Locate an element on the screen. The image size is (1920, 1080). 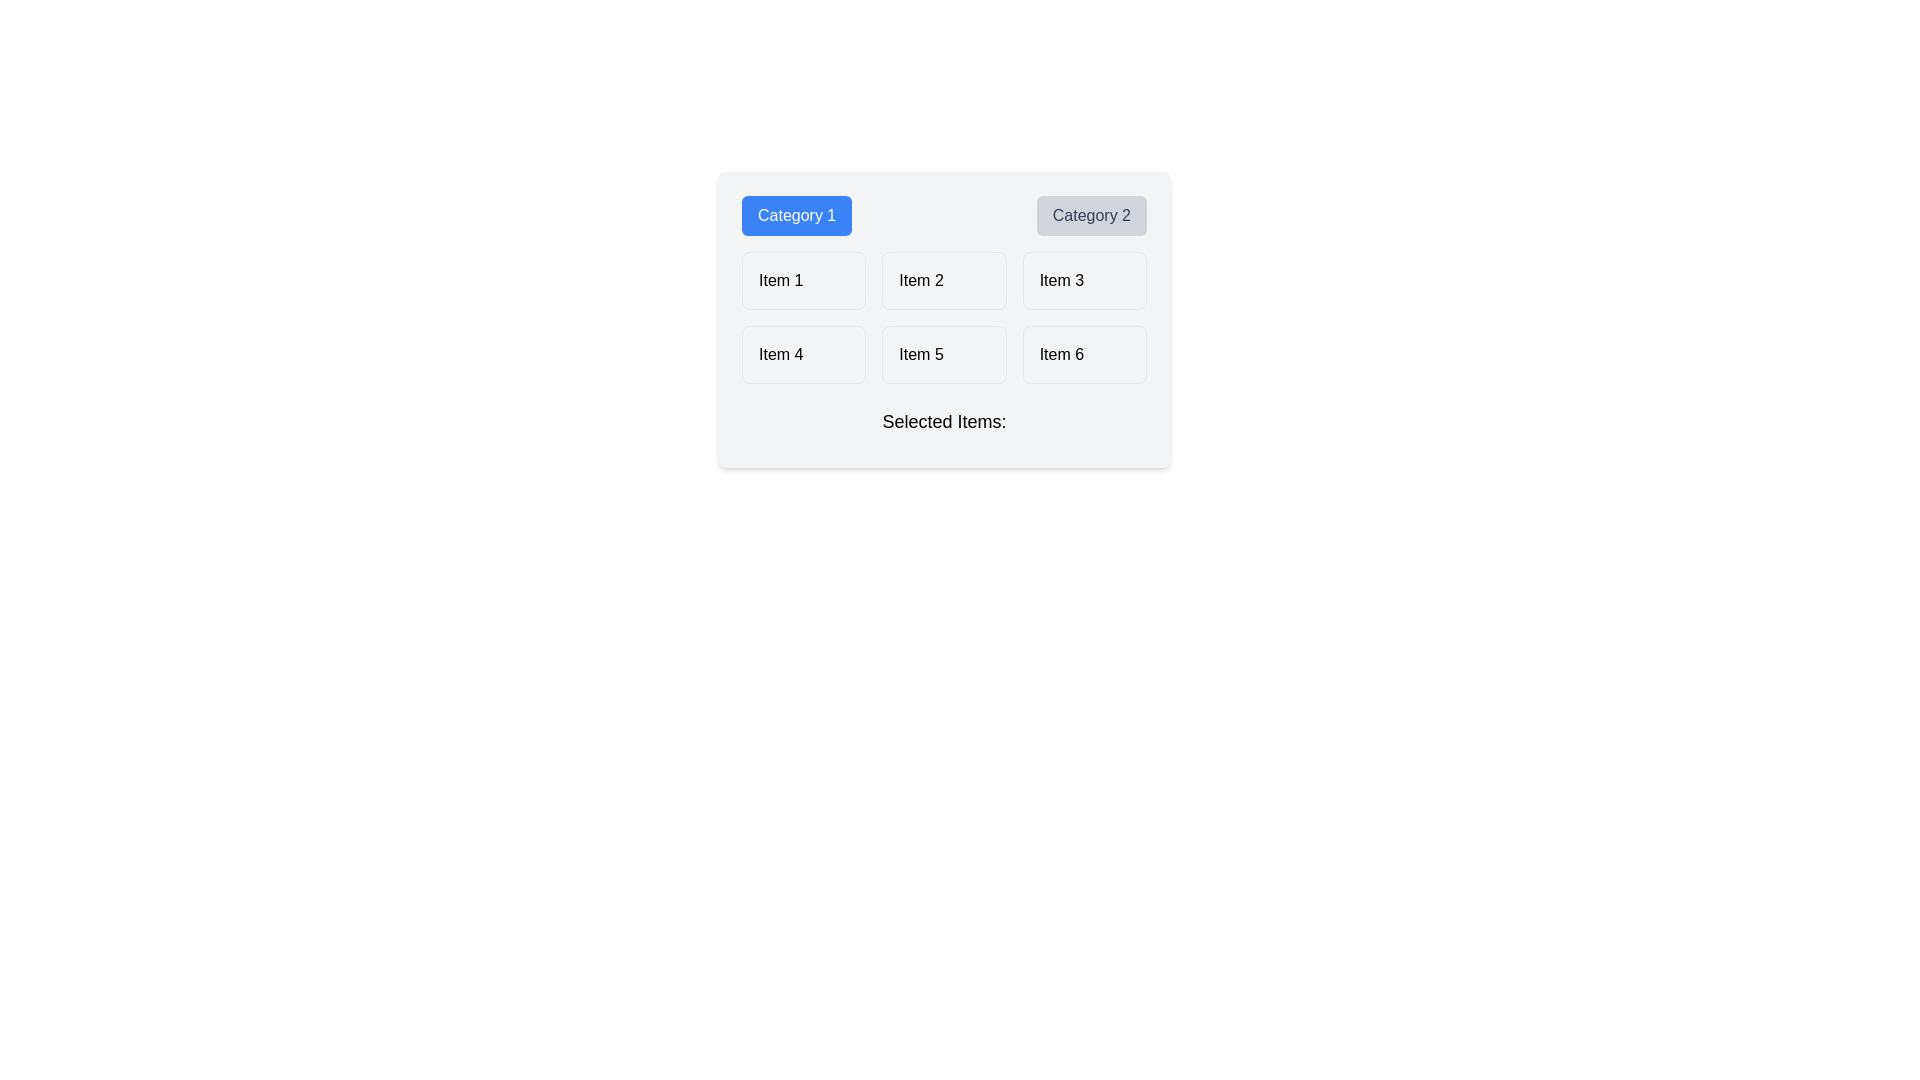
the button positioned in the second column of the second row of the grid layout, related to 'Item 5' is located at coordinates (943, 353).